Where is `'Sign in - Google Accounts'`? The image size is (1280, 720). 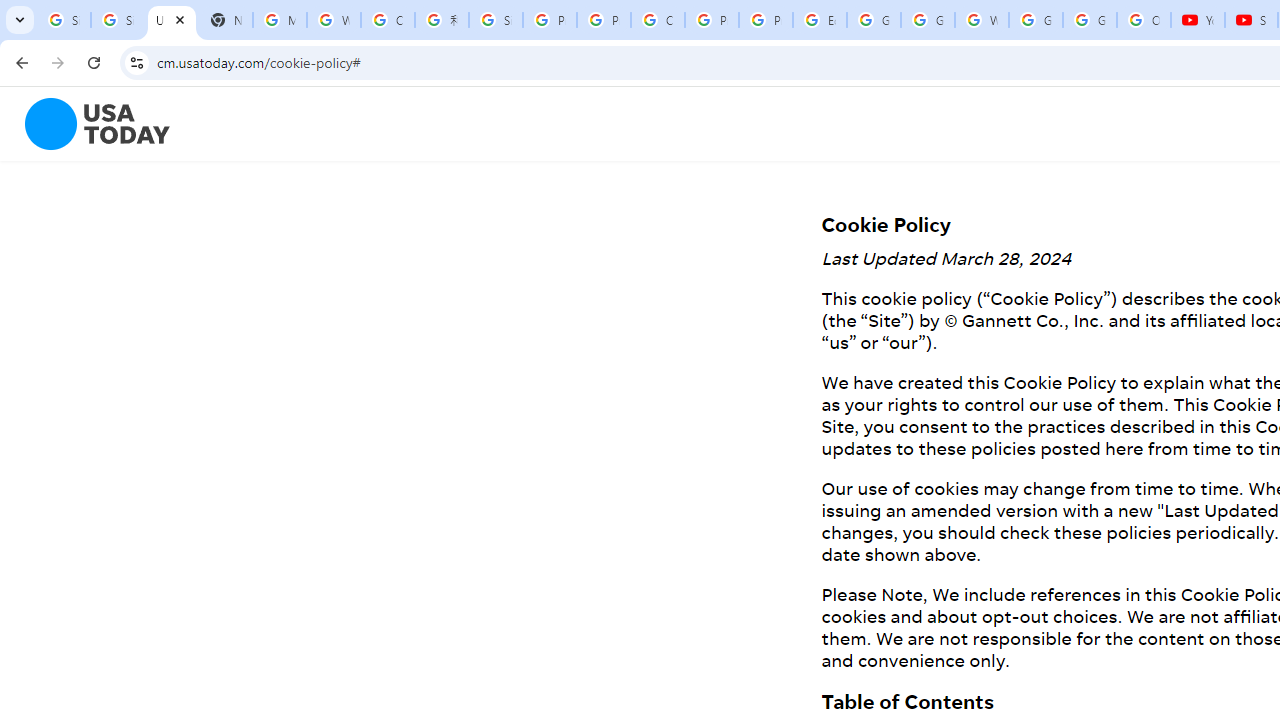 'Sign in - Google Accounts' is located at coordinates (496, 20).